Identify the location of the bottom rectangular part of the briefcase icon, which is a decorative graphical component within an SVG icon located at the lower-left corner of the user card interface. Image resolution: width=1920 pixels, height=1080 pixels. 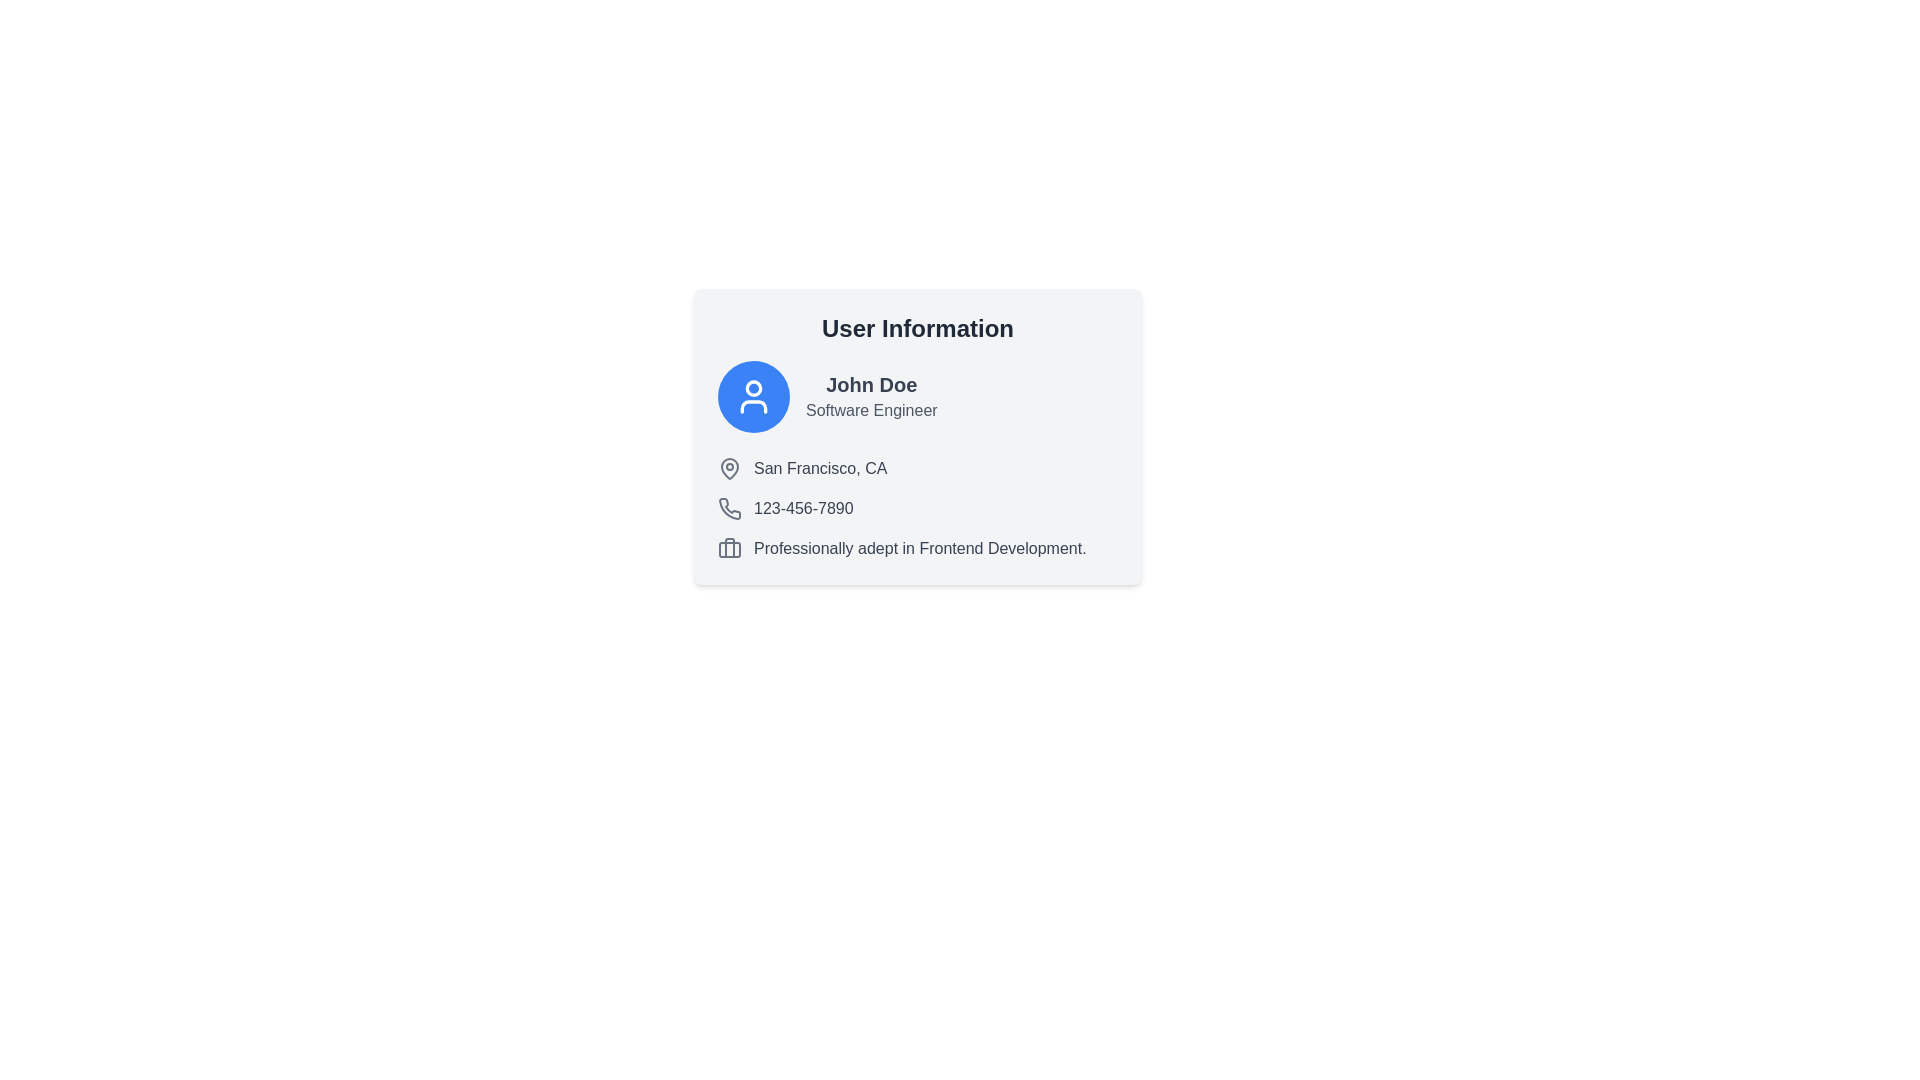
(728, 550).